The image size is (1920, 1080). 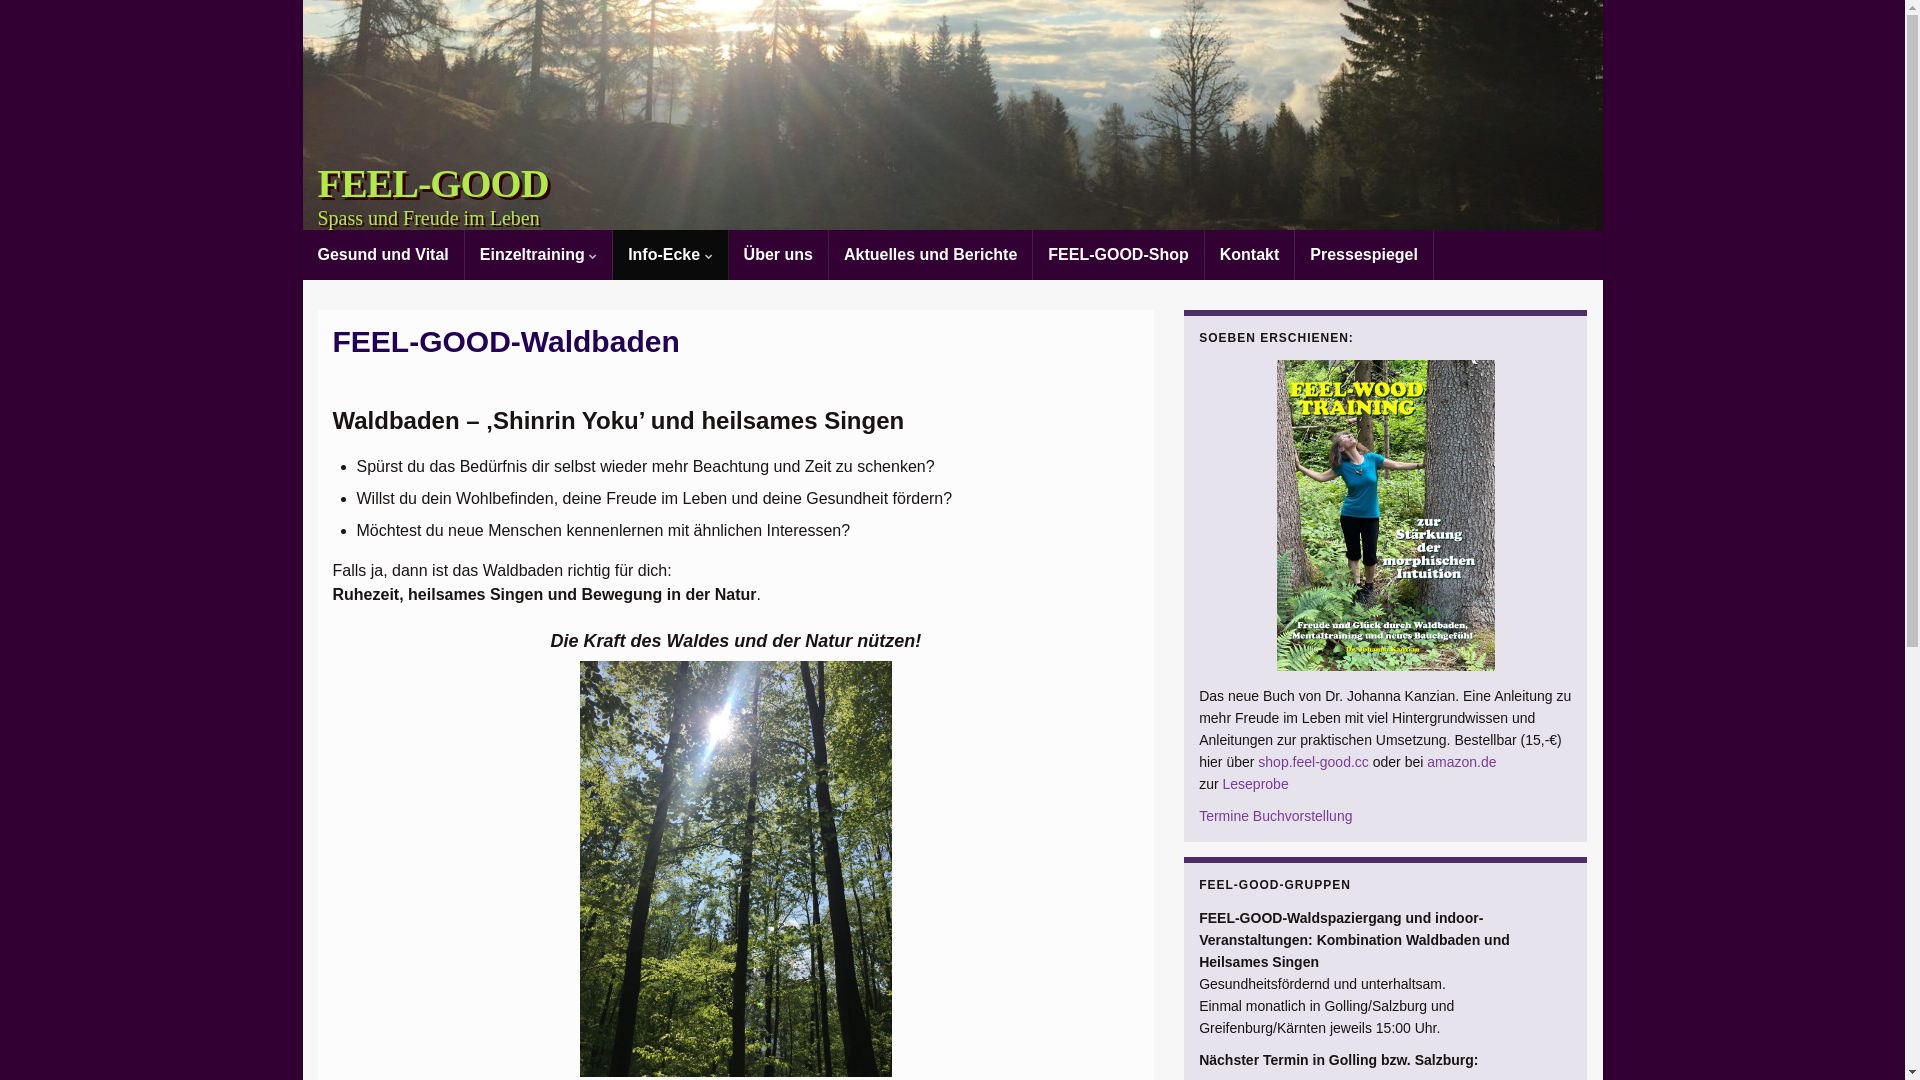 I want to click on 'amazon.de', so click(x=1425, y=762).